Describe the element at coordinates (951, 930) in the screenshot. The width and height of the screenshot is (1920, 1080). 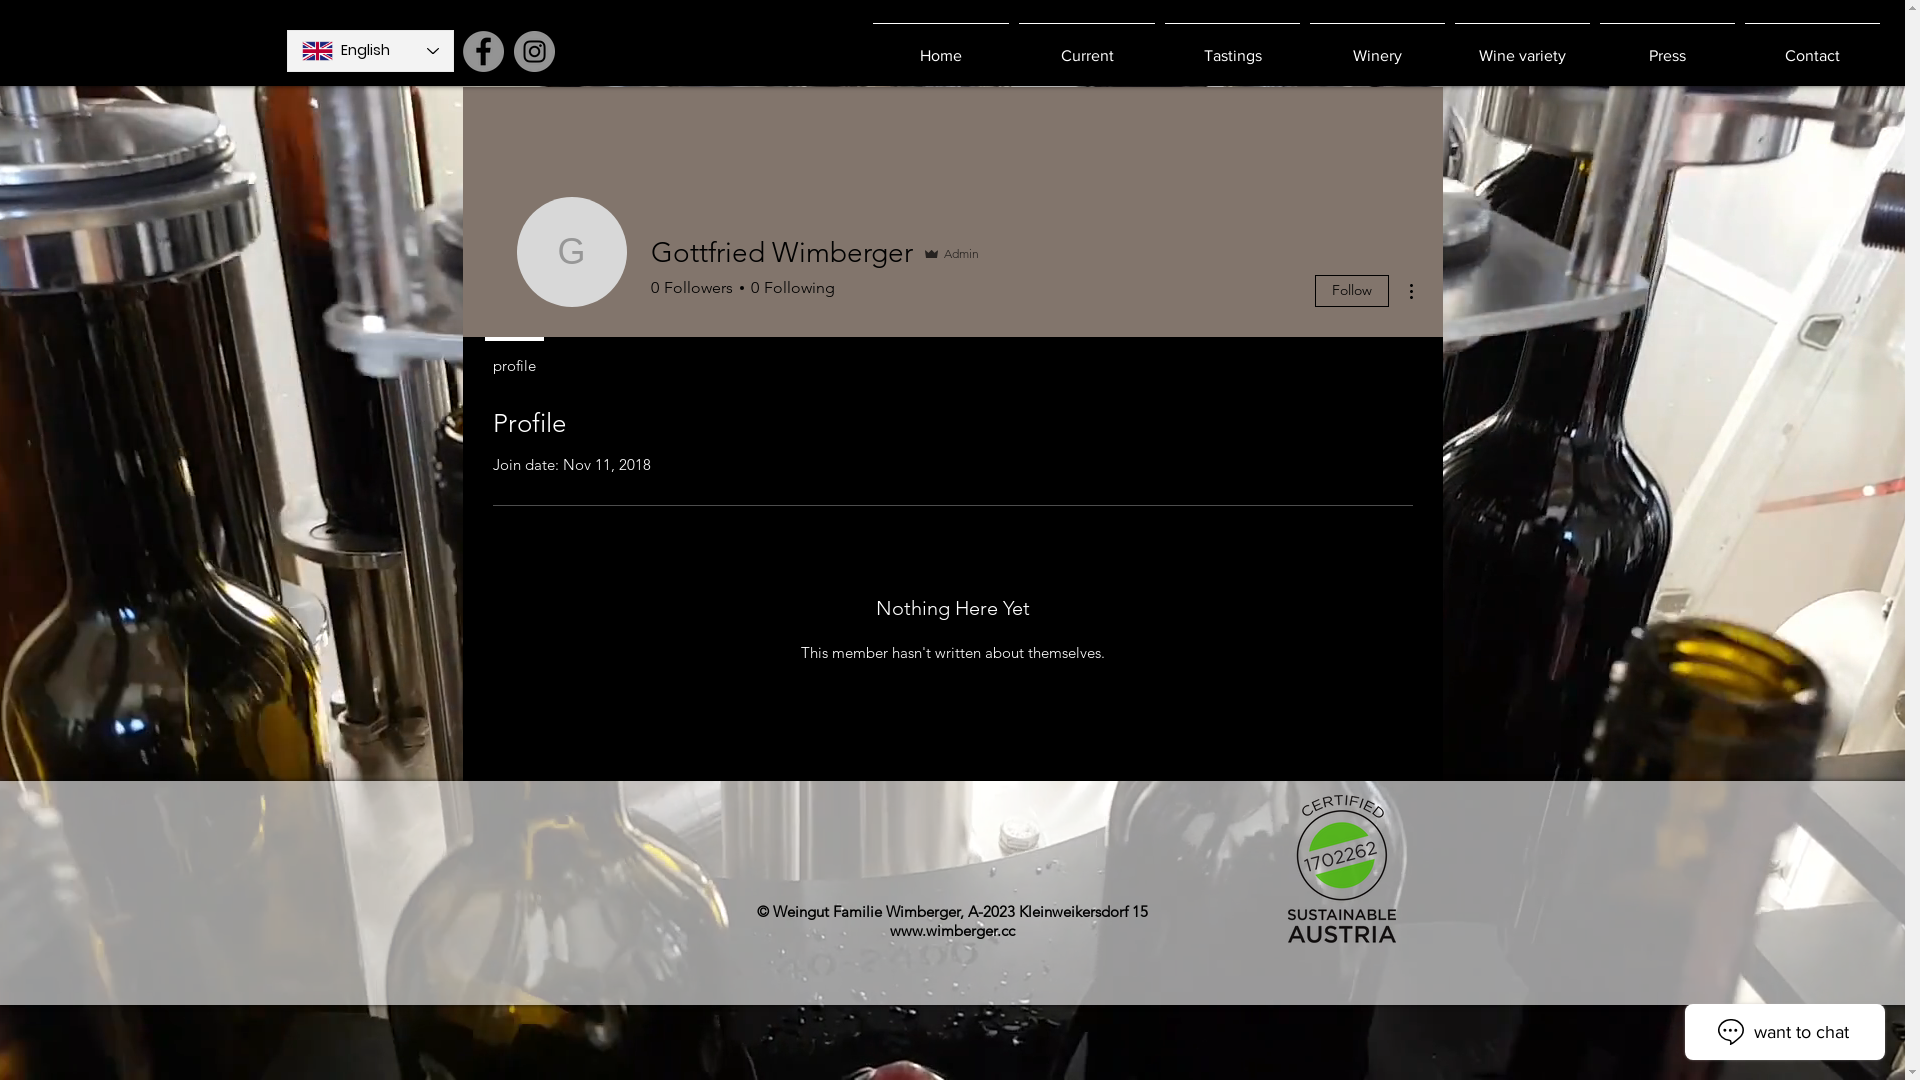
I see `'www.wimberger.cc'` at that location.